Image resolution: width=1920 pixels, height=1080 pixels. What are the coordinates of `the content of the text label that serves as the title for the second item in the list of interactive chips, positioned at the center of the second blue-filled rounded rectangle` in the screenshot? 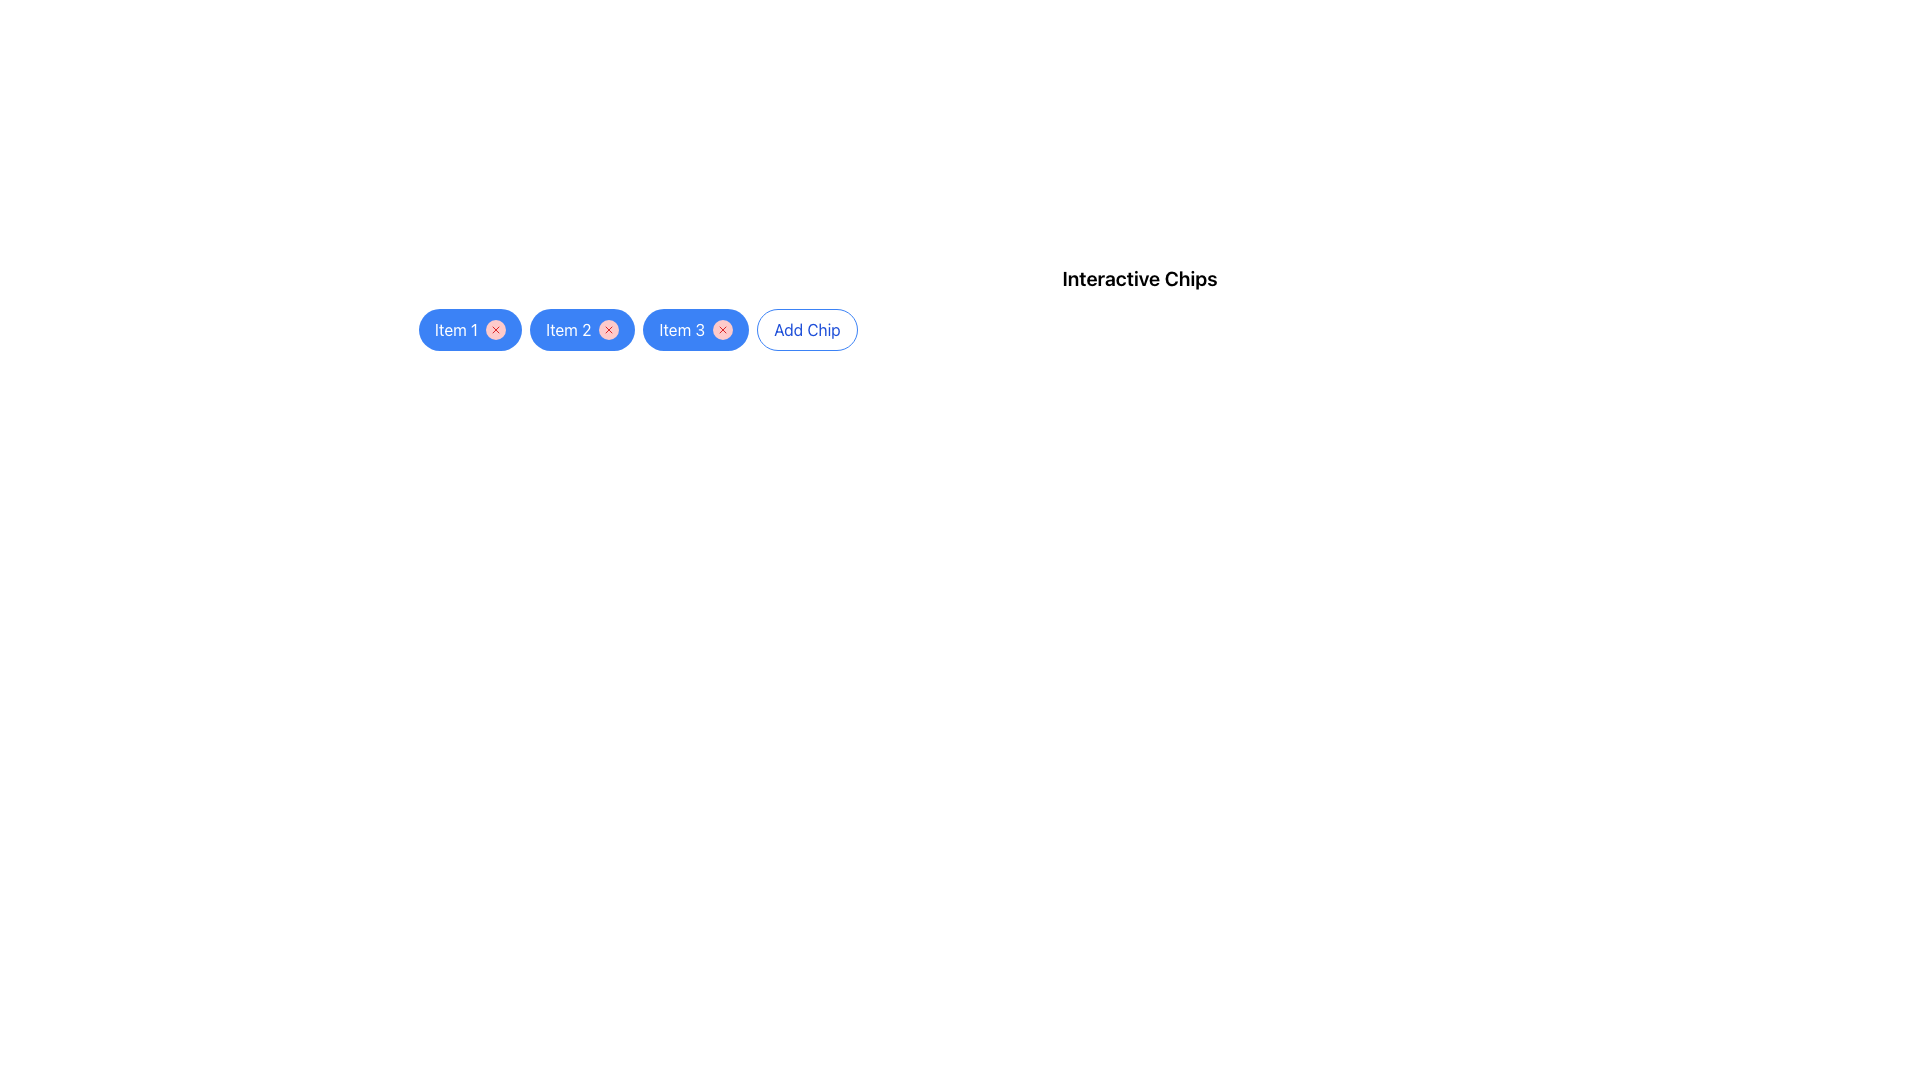 It's located at (567, 329).